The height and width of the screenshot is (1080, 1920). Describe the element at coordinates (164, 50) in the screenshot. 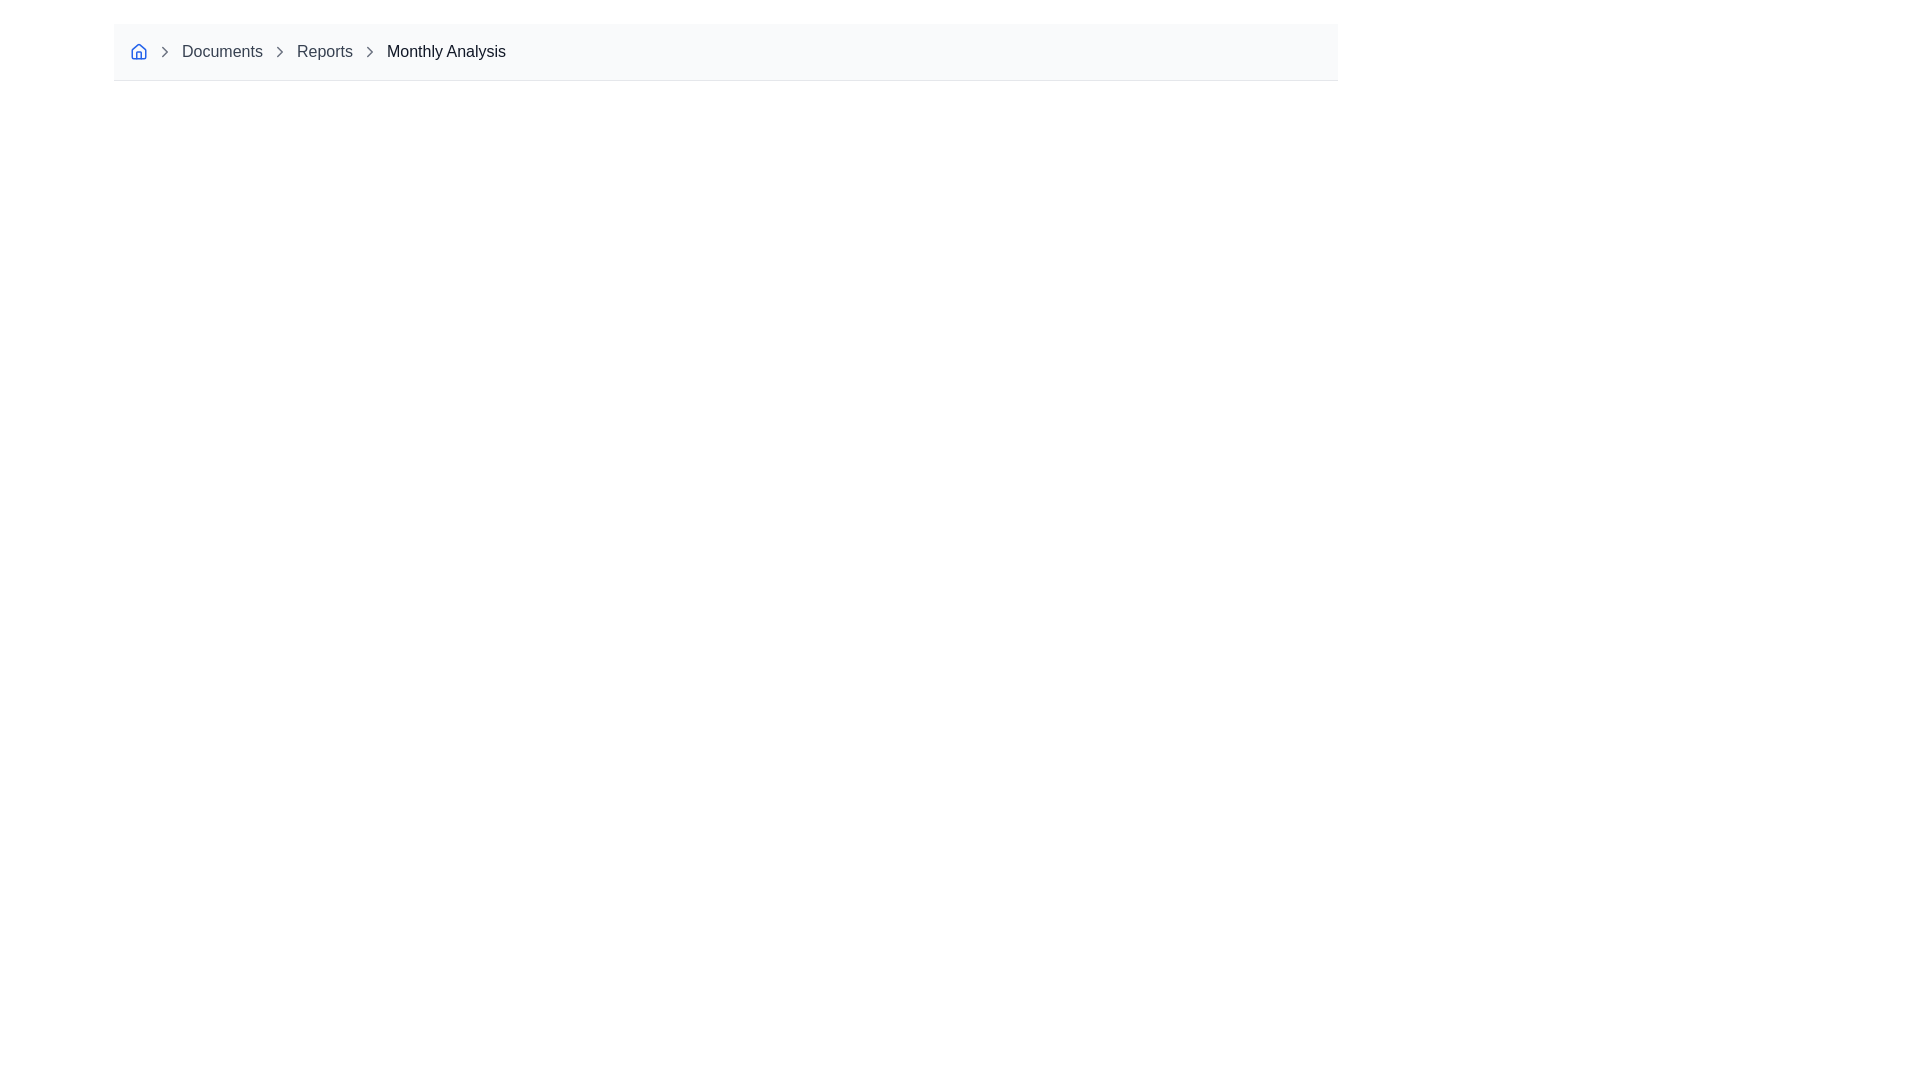

I see `the first chevron icon in the breadcrumb navigation, which indicates a separator between the home icon and the text 'Documents'` at that location.